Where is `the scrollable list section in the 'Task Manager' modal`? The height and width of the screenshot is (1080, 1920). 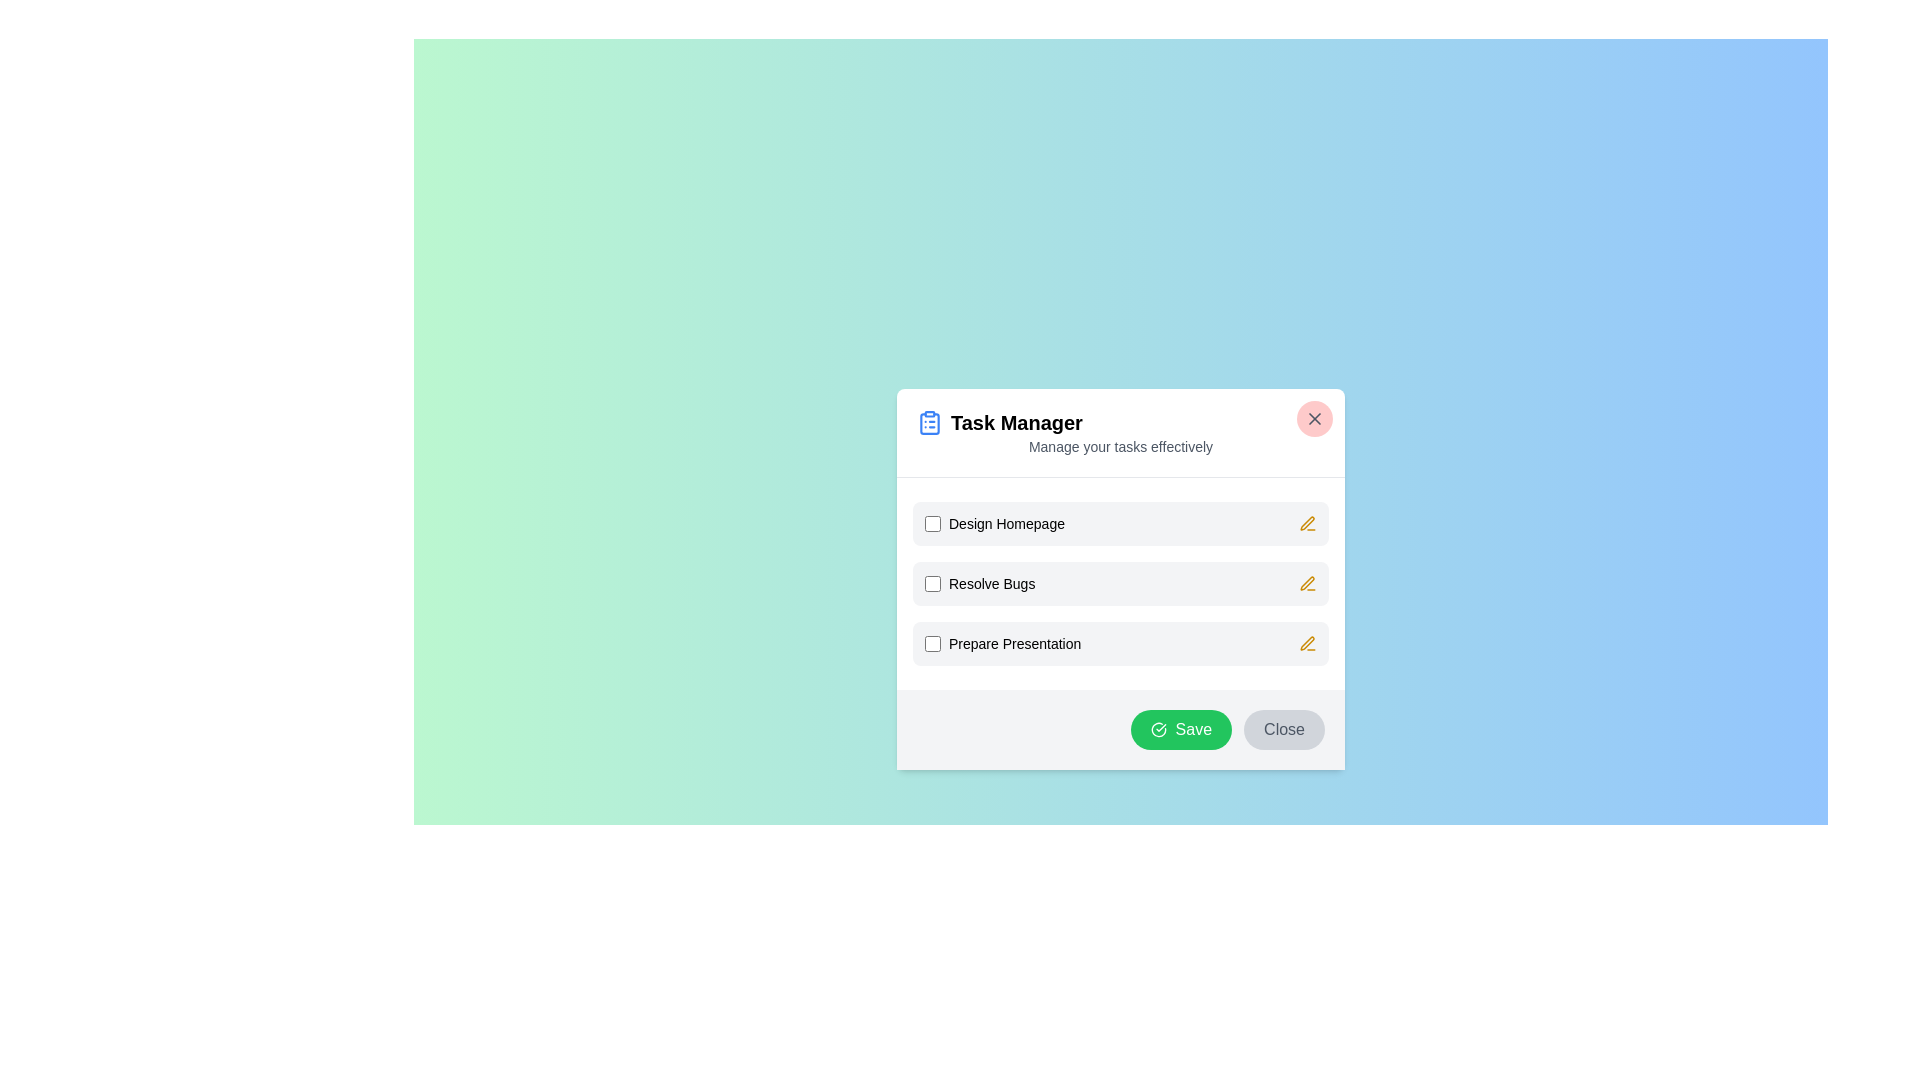
the scrollable list section in the 'Task Manager' modal is located at coordinates (1121, 582).